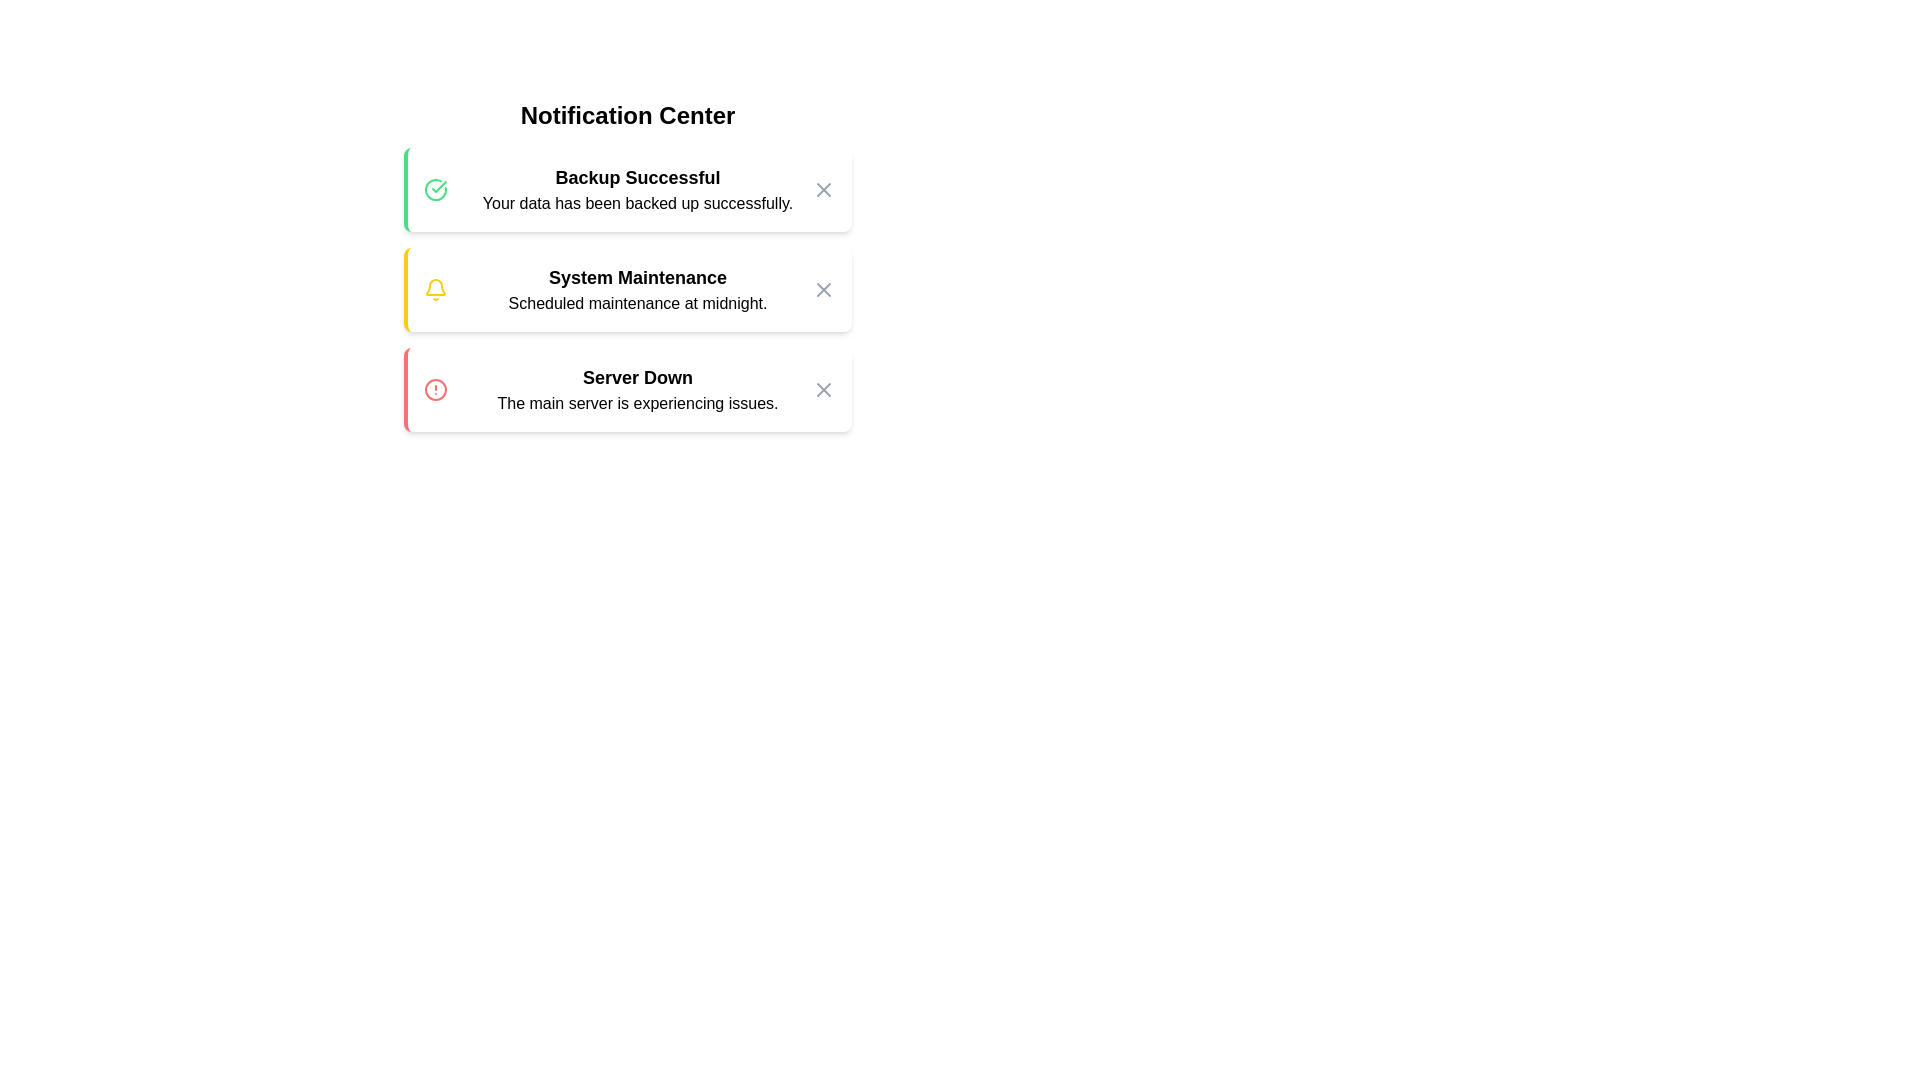 Image resolution: width=1920 pixels, height=1080 pixels. I want to click on the notification titled 'System Maintenance' to observe its hover effect, so click(627, 289).